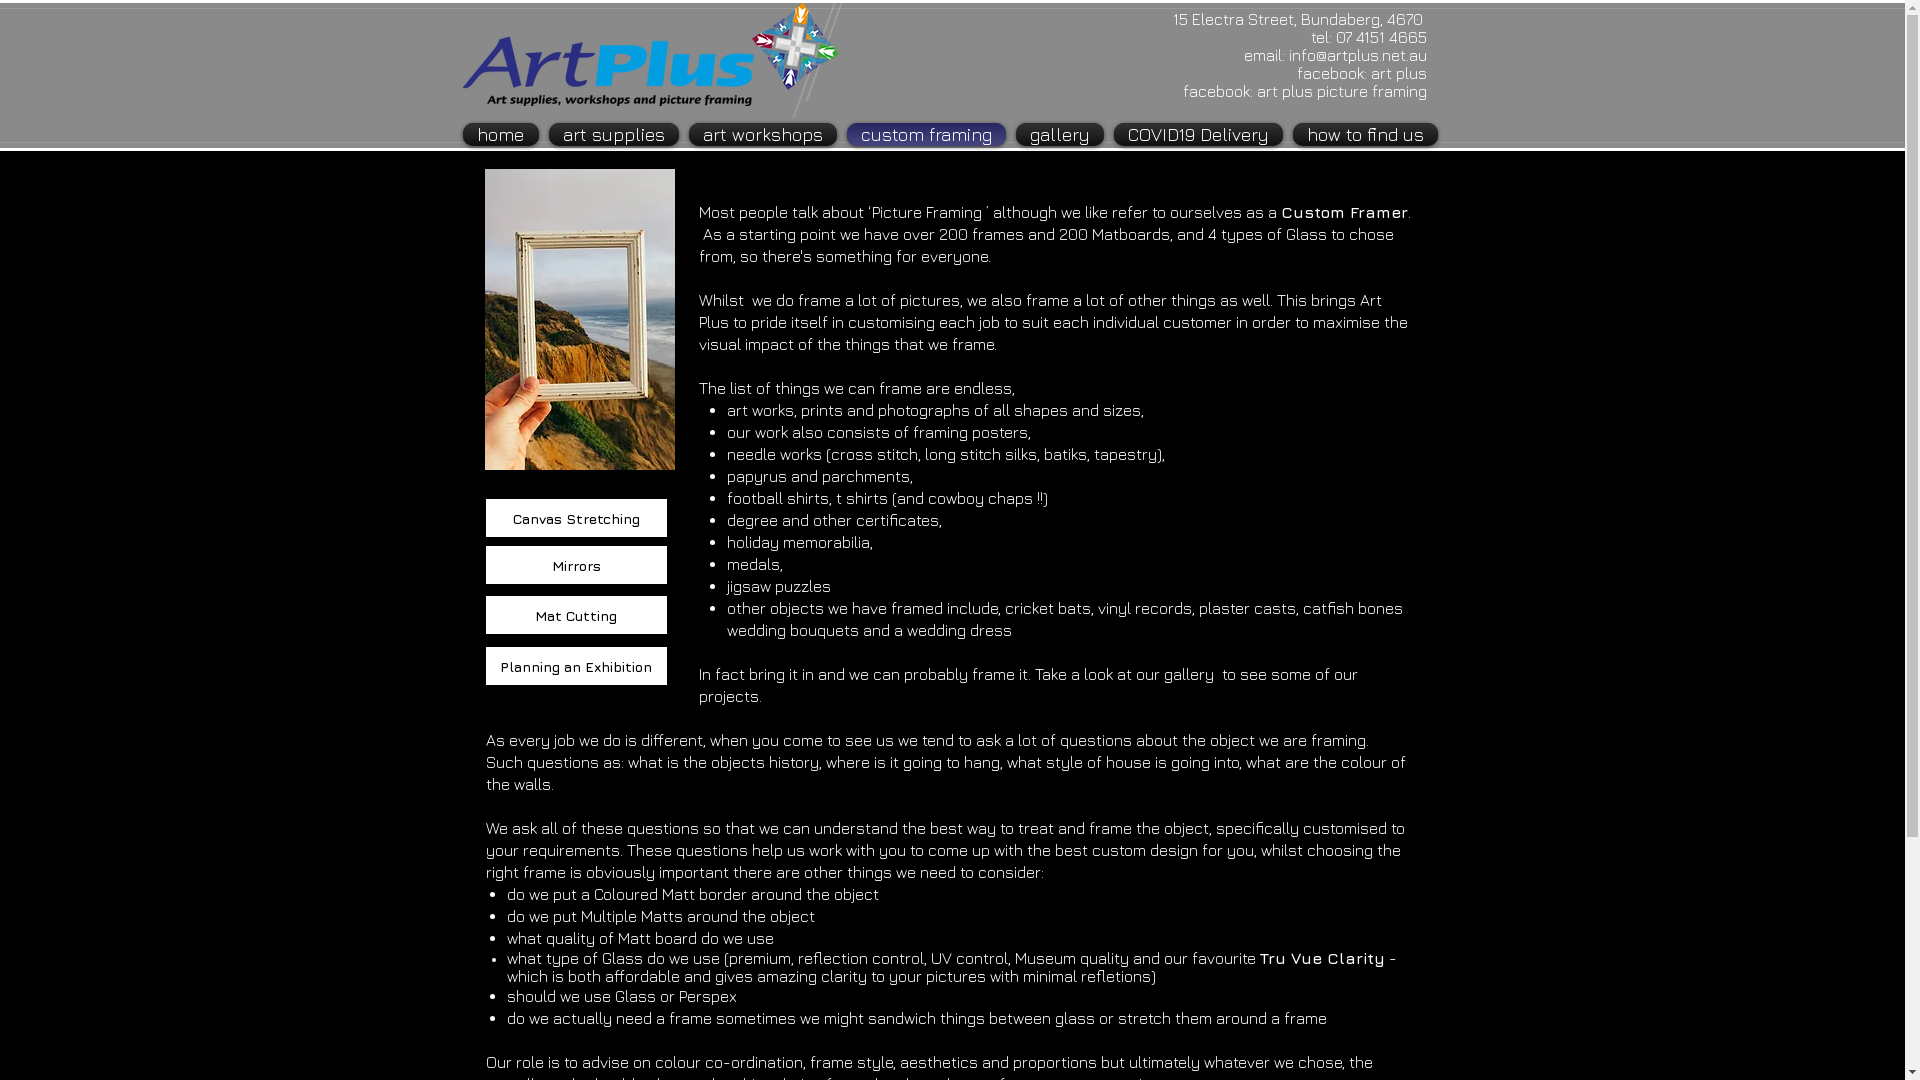 The image size is (1920, 1080). What do you see at coordinates (460, 134) in the screenshot?
I see `'home'` at bounding box center [460, 134].